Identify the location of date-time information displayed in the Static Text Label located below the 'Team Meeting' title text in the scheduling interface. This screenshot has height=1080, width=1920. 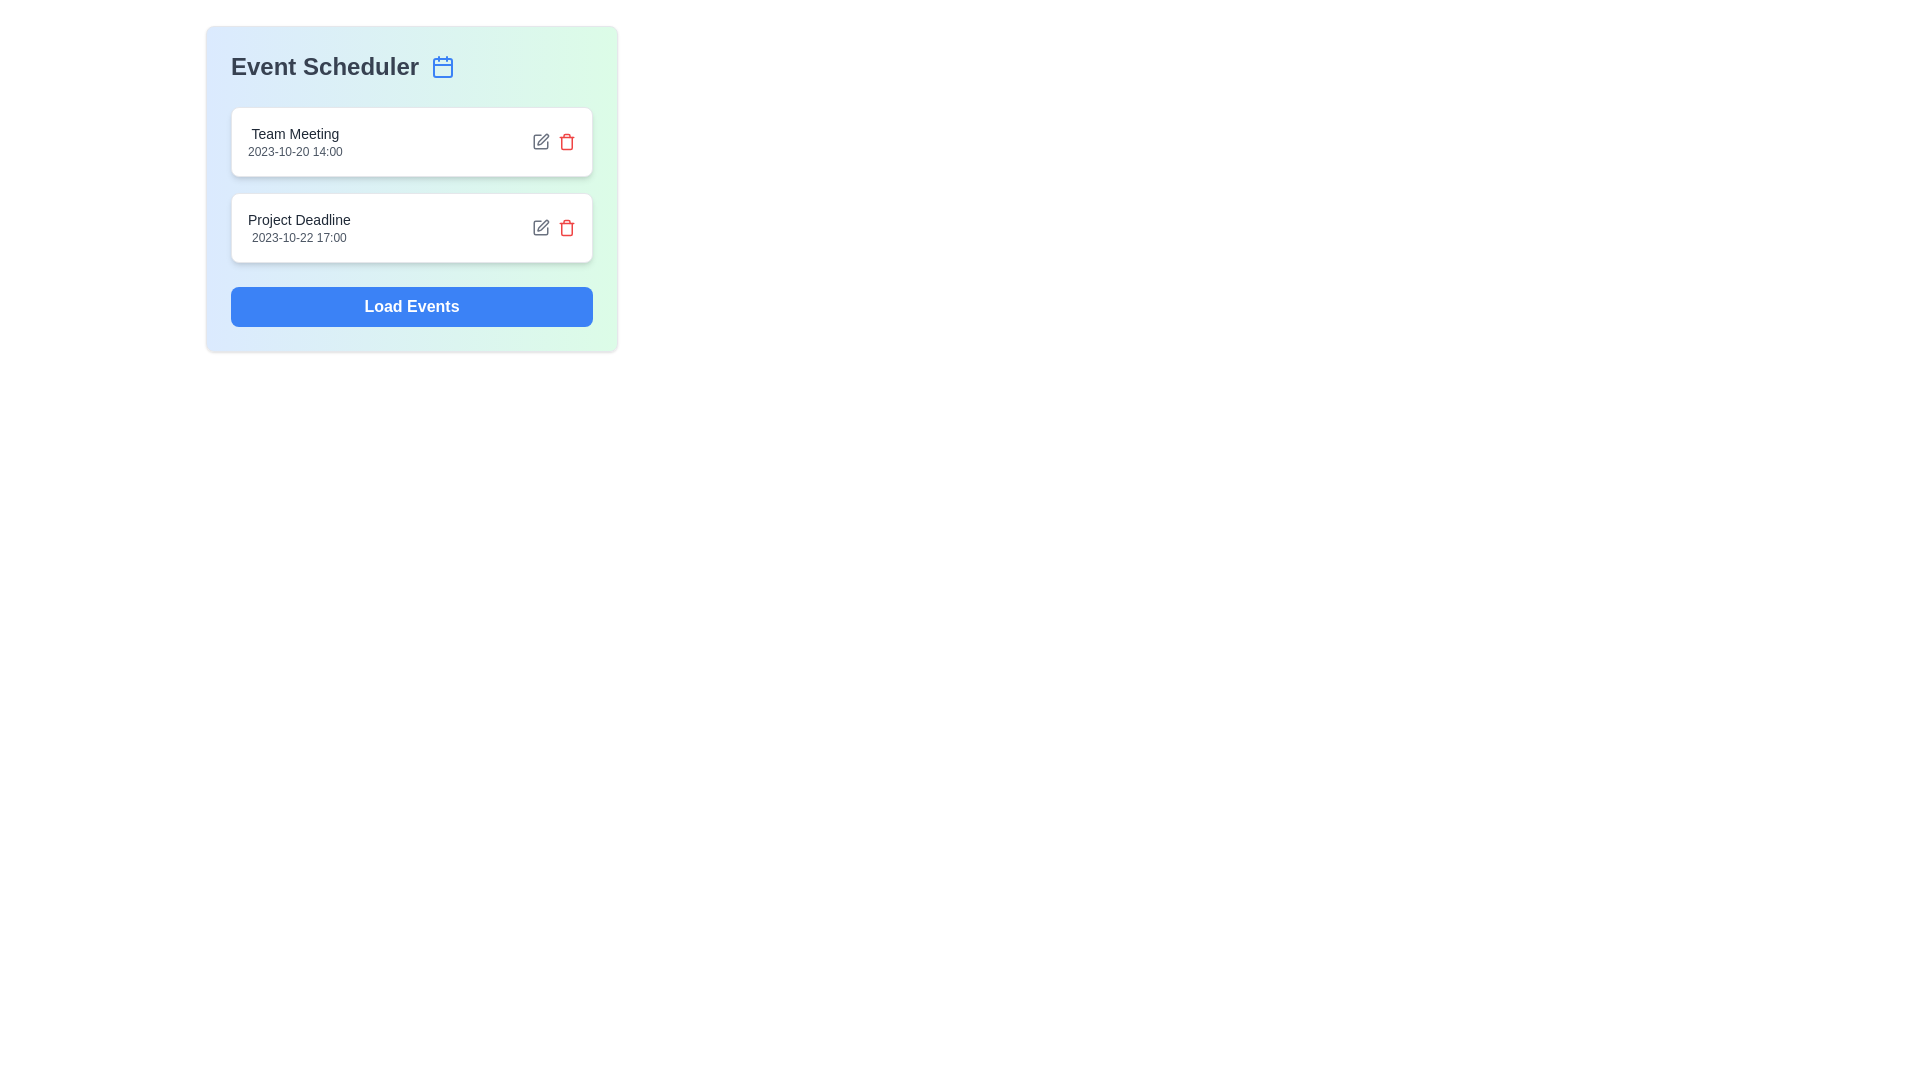
(294, 150).